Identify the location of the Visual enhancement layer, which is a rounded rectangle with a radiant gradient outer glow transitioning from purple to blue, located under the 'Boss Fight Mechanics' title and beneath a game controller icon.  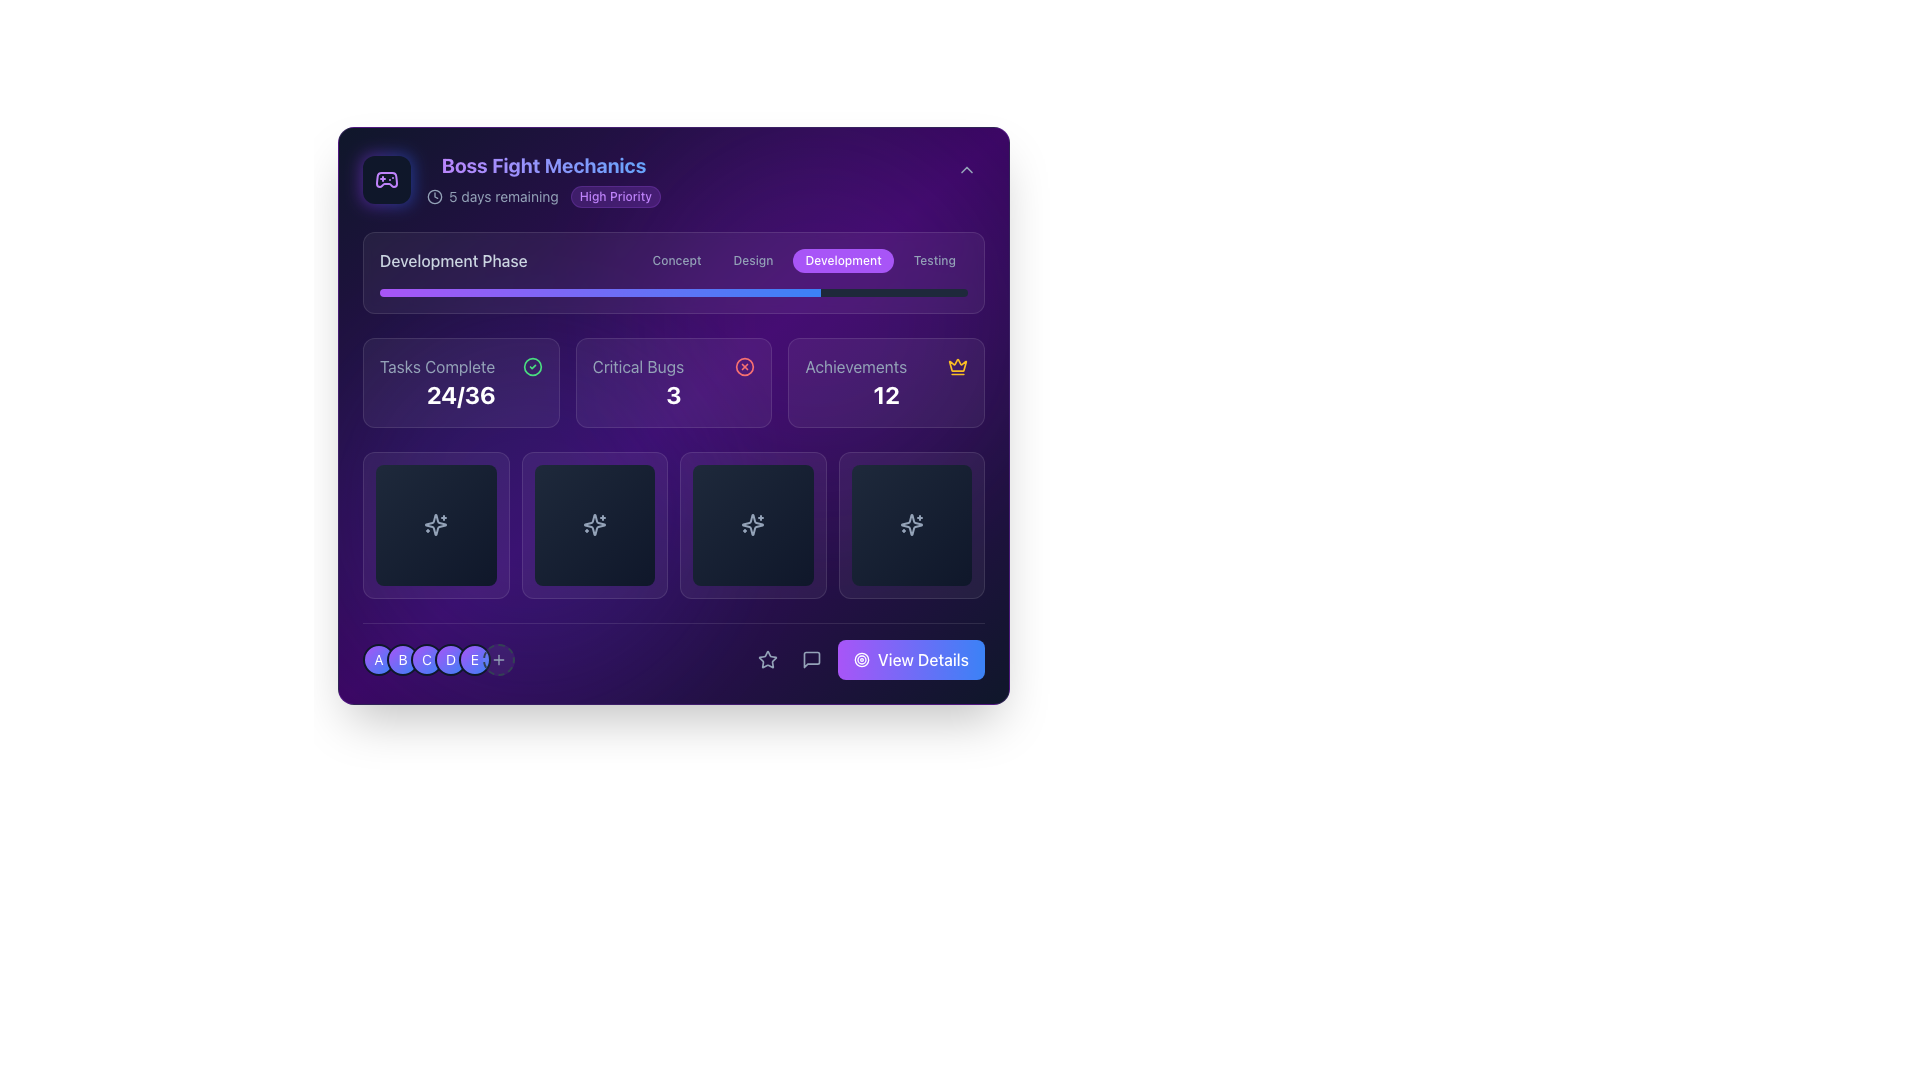
(387, 180).